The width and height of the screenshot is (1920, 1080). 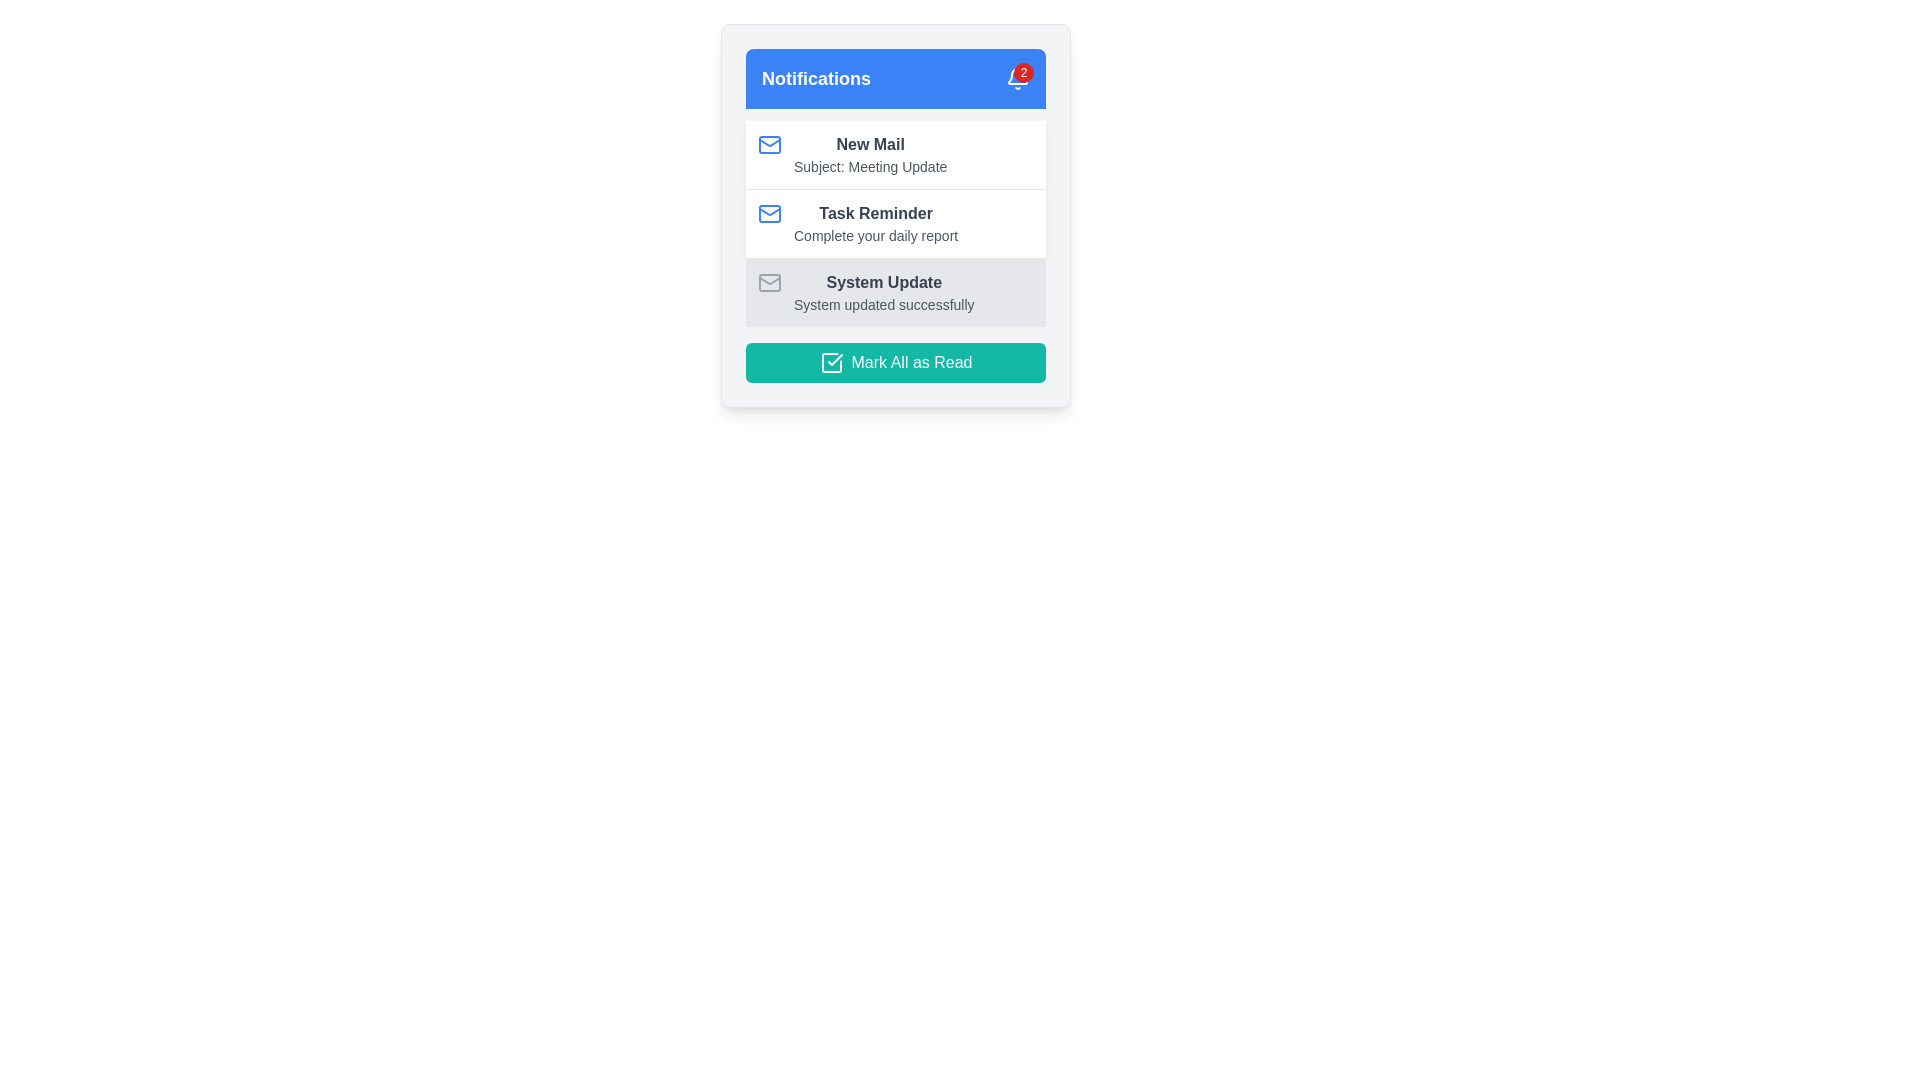 What do you see at coordinates (768, 144) in the screenshot?
I see `the SVG mail icon representing the 'New Mail' notification located in the top-left section of the notification panel` at bounding box center [768, 144].